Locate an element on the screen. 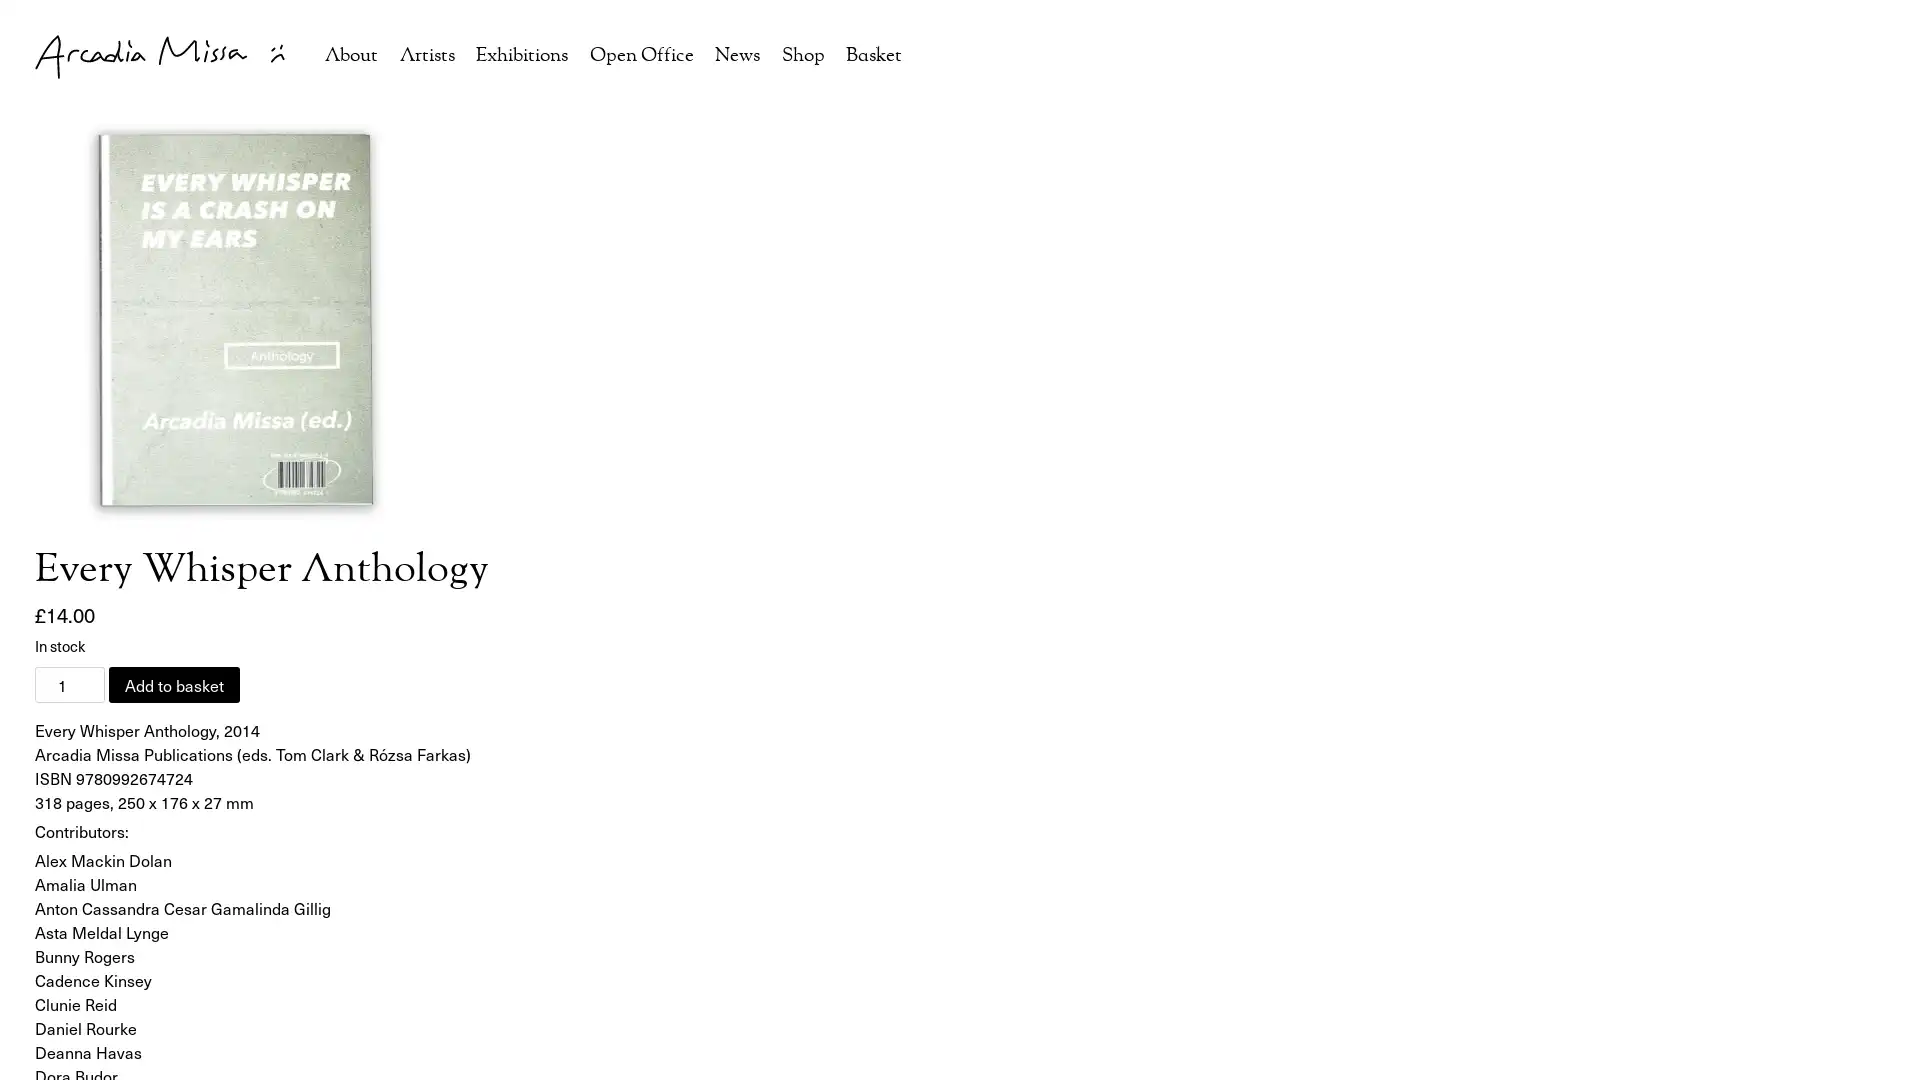 This screenshot has height=1080, width=1920. Add to basket is located at coordinates (174, 683).